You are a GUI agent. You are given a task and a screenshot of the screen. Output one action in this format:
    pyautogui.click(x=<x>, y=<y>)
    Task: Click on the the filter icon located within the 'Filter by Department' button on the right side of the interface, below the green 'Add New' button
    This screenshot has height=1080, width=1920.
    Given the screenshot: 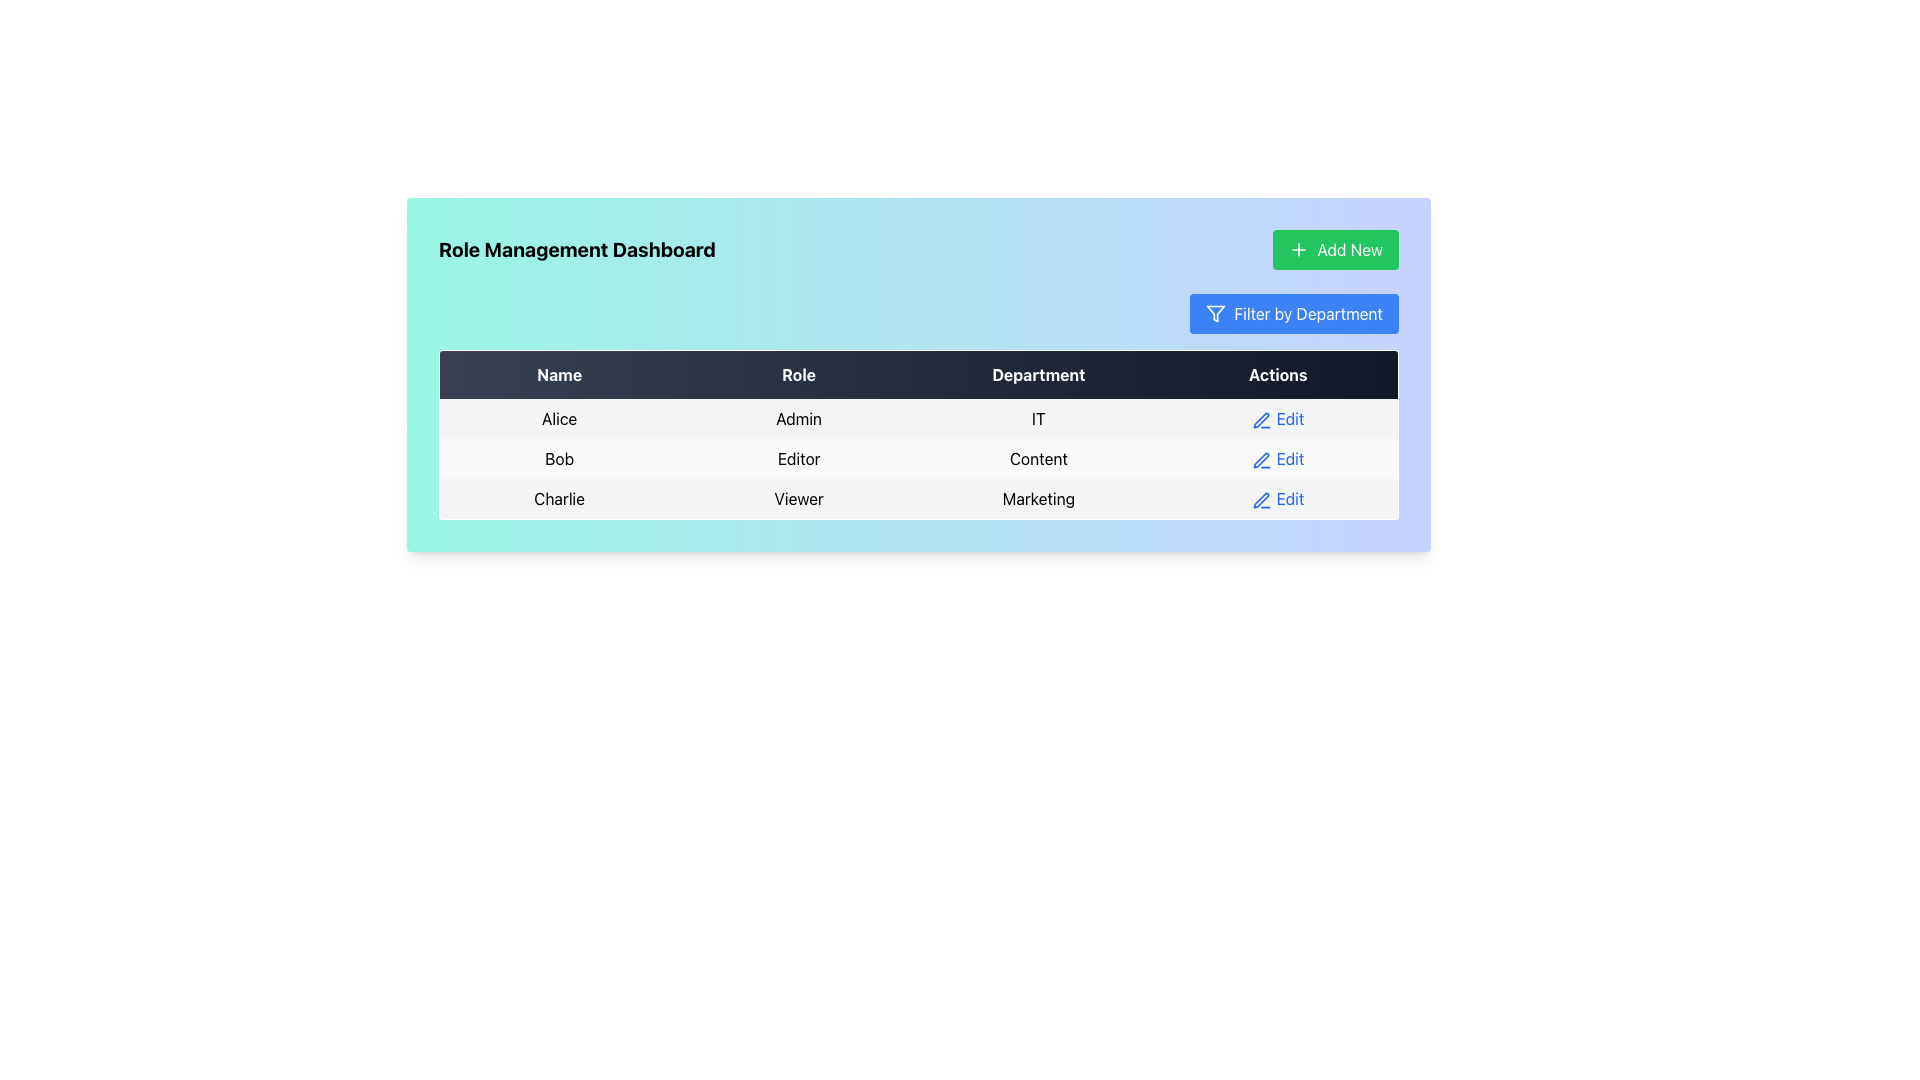 What is the action you would take?
    pyautogui.click(x=1215, y=313)
    